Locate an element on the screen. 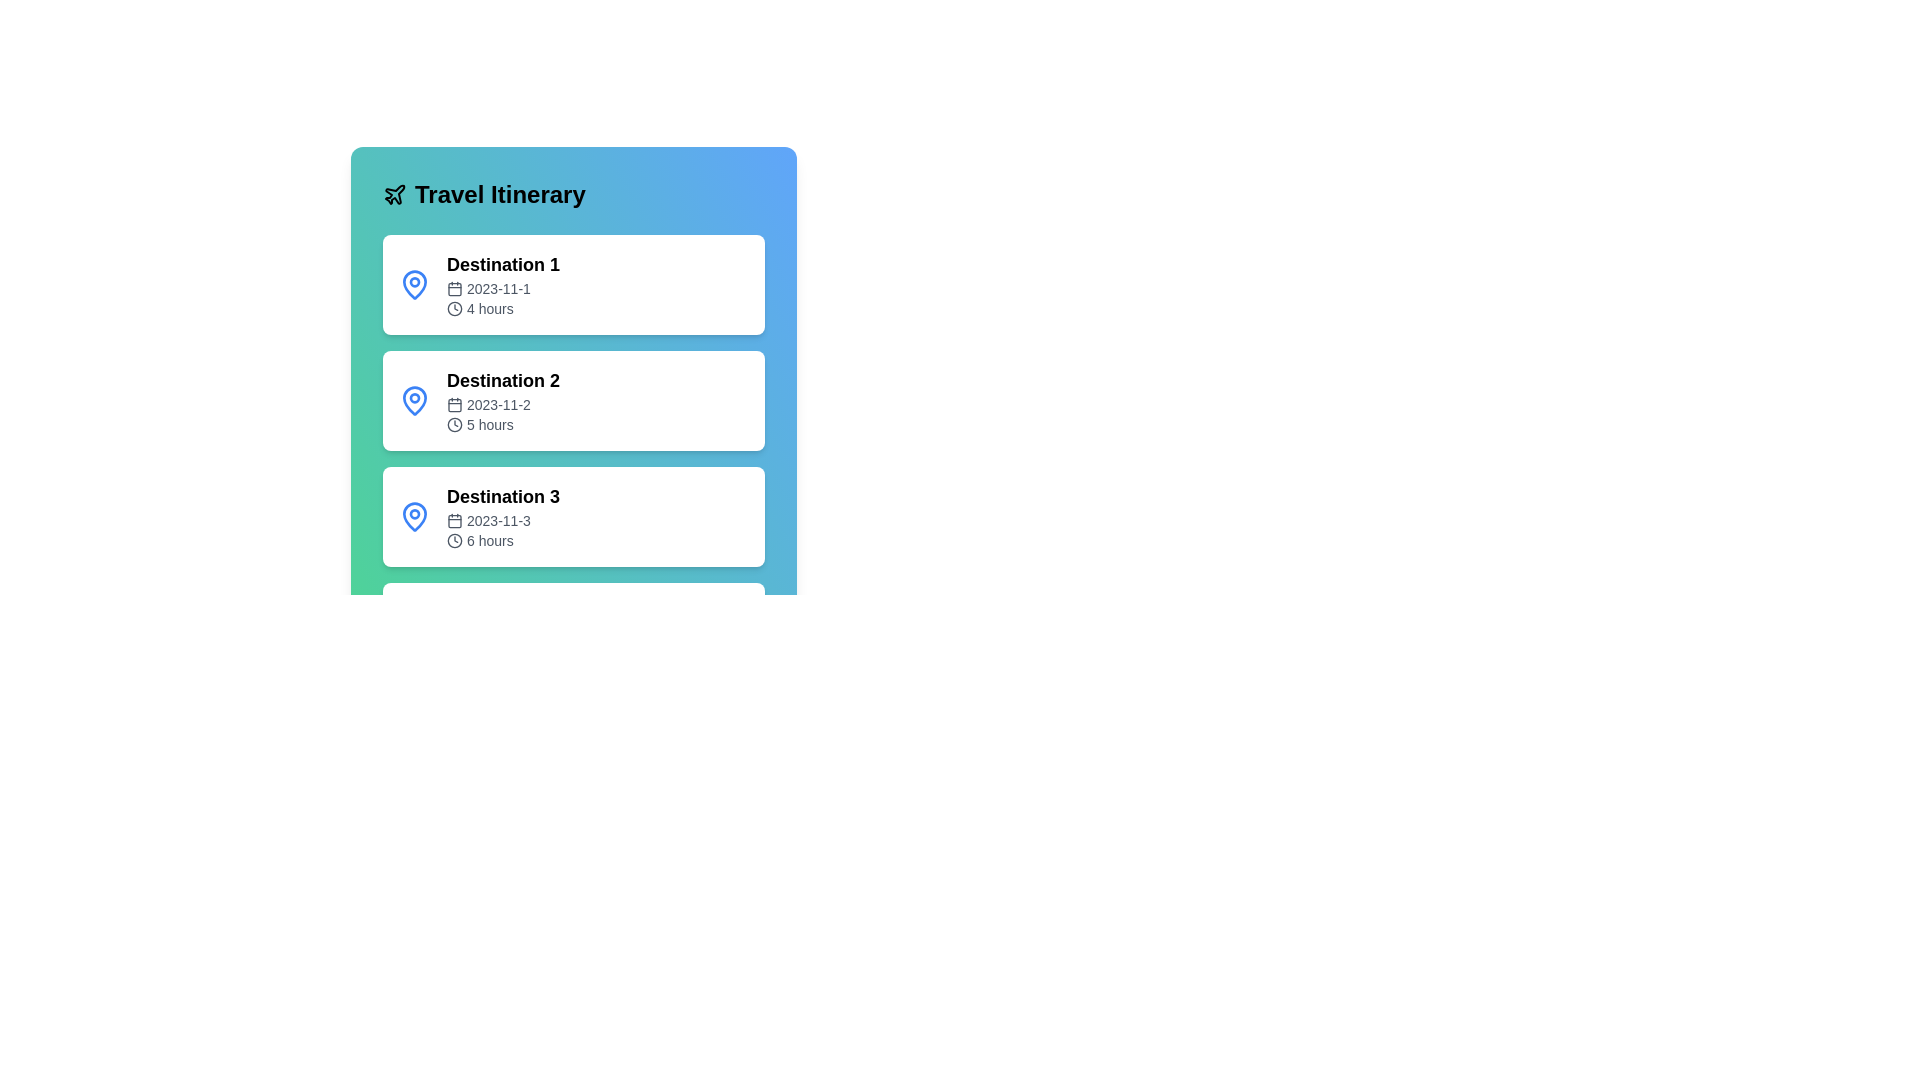 The width and height of the screenshot is (1920, 1080). the blue map pin icon located to the left of the 'Destination 1' text in the first destination card of the travel itinerary interface is located at coordinates (413, 285).